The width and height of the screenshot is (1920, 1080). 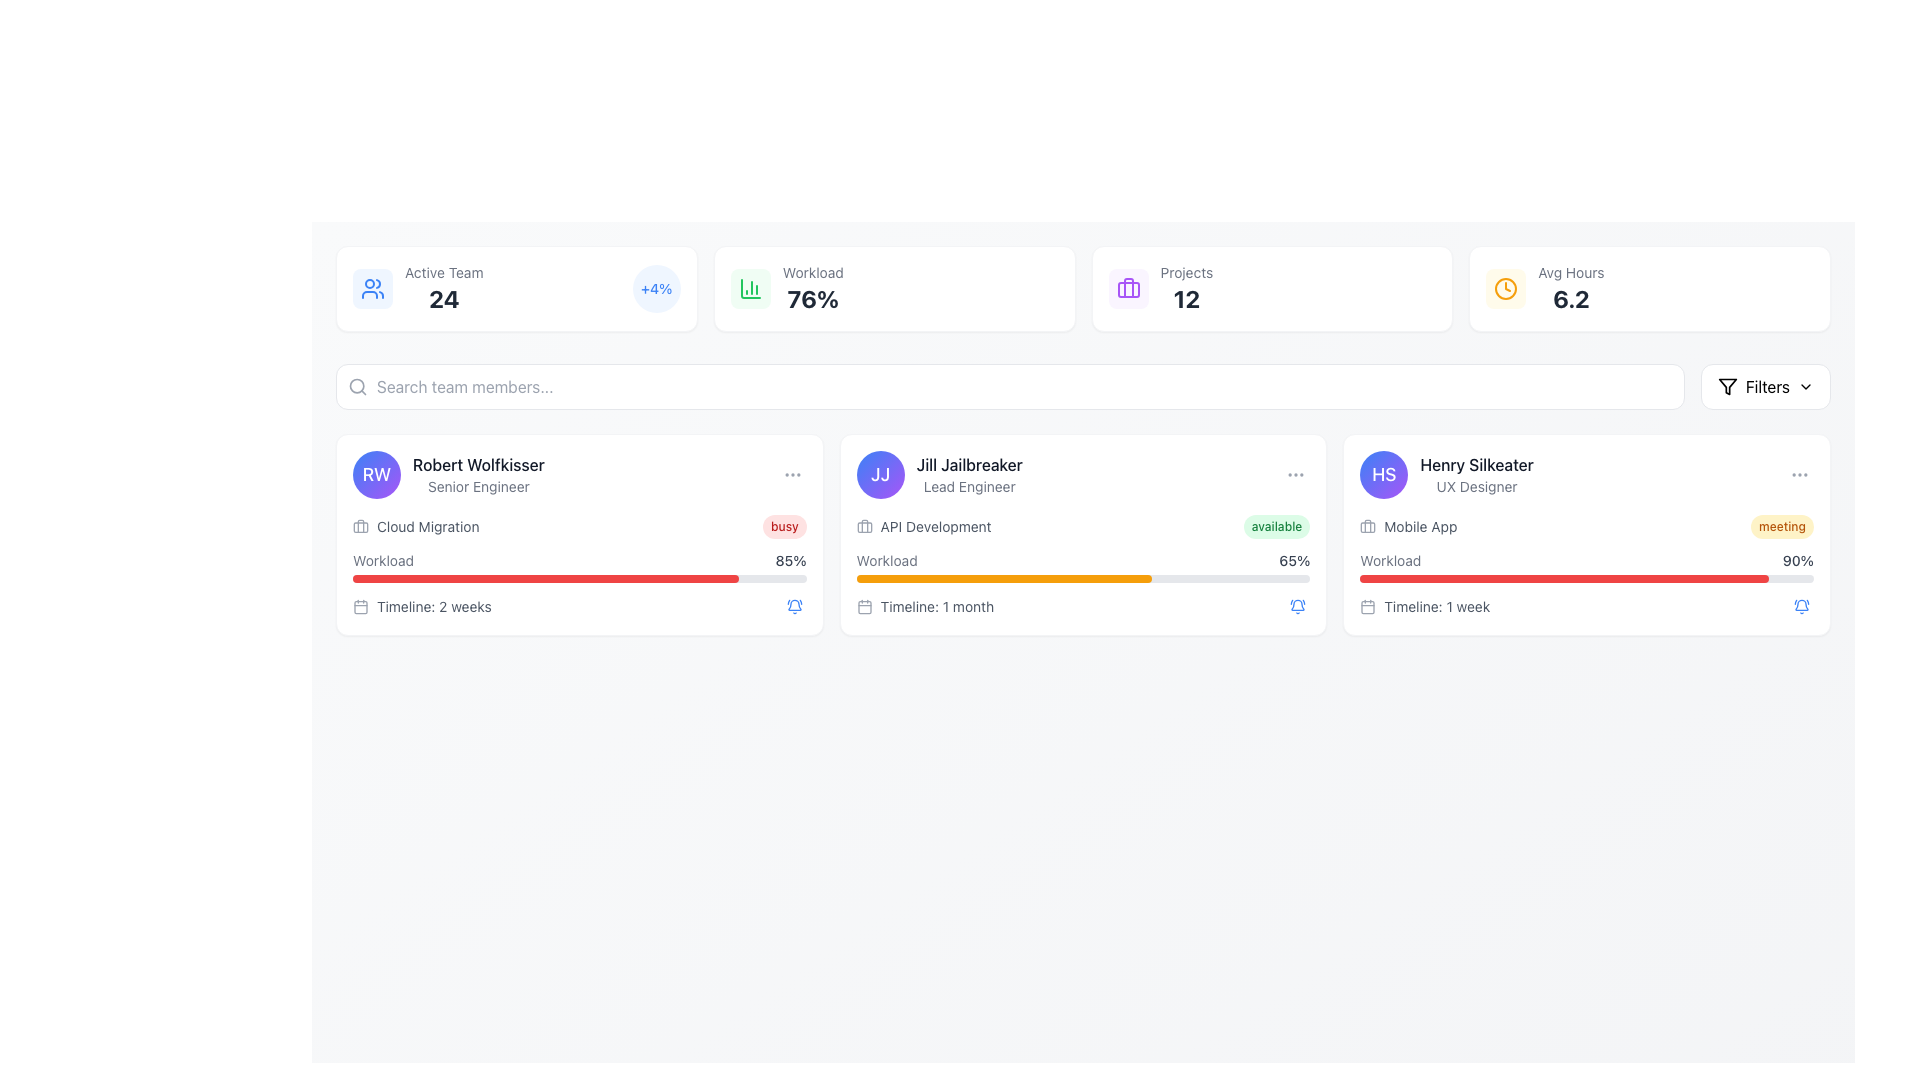 What do you see at coordinates (377, 474) in the screenshot?
I see `the Profile avatar icon featuring the initials 'RW'` at bounding box center [377, 474].